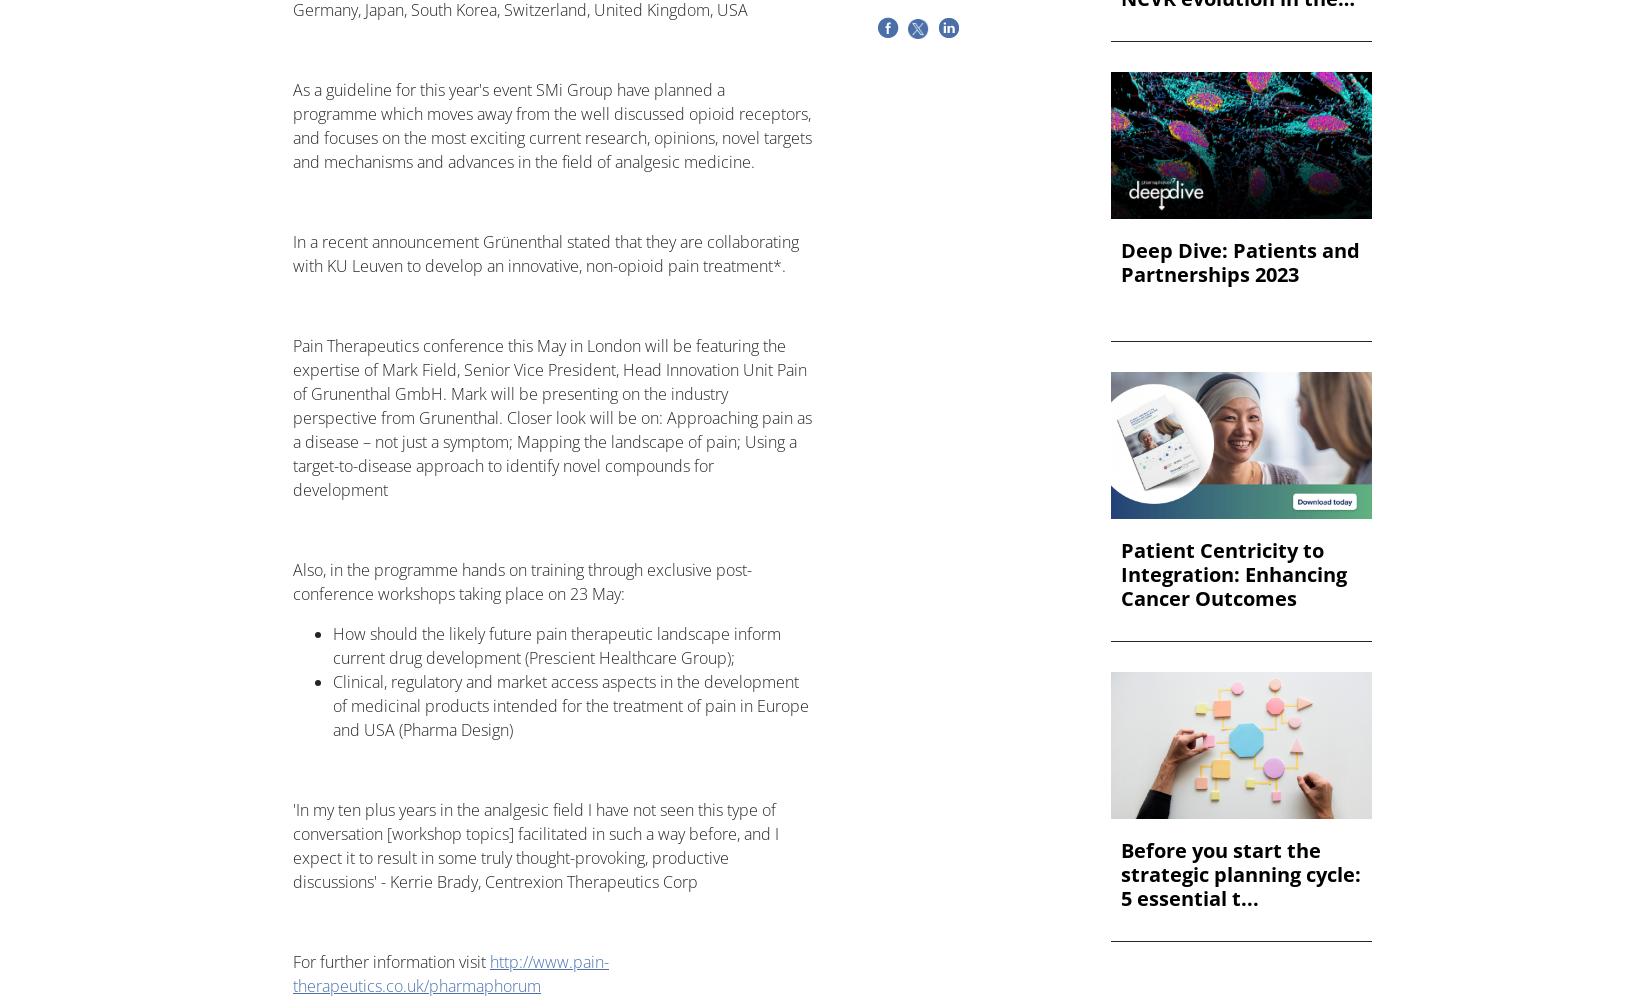  What do you see at coordinates (544, 254) in the screenshot?
I see `'In a recent announcement Grünenthal stated that they are collaborating with KU Leuven to develop an innovative, non-opioid pain treatment*.'` at bounding box center [544, 254].